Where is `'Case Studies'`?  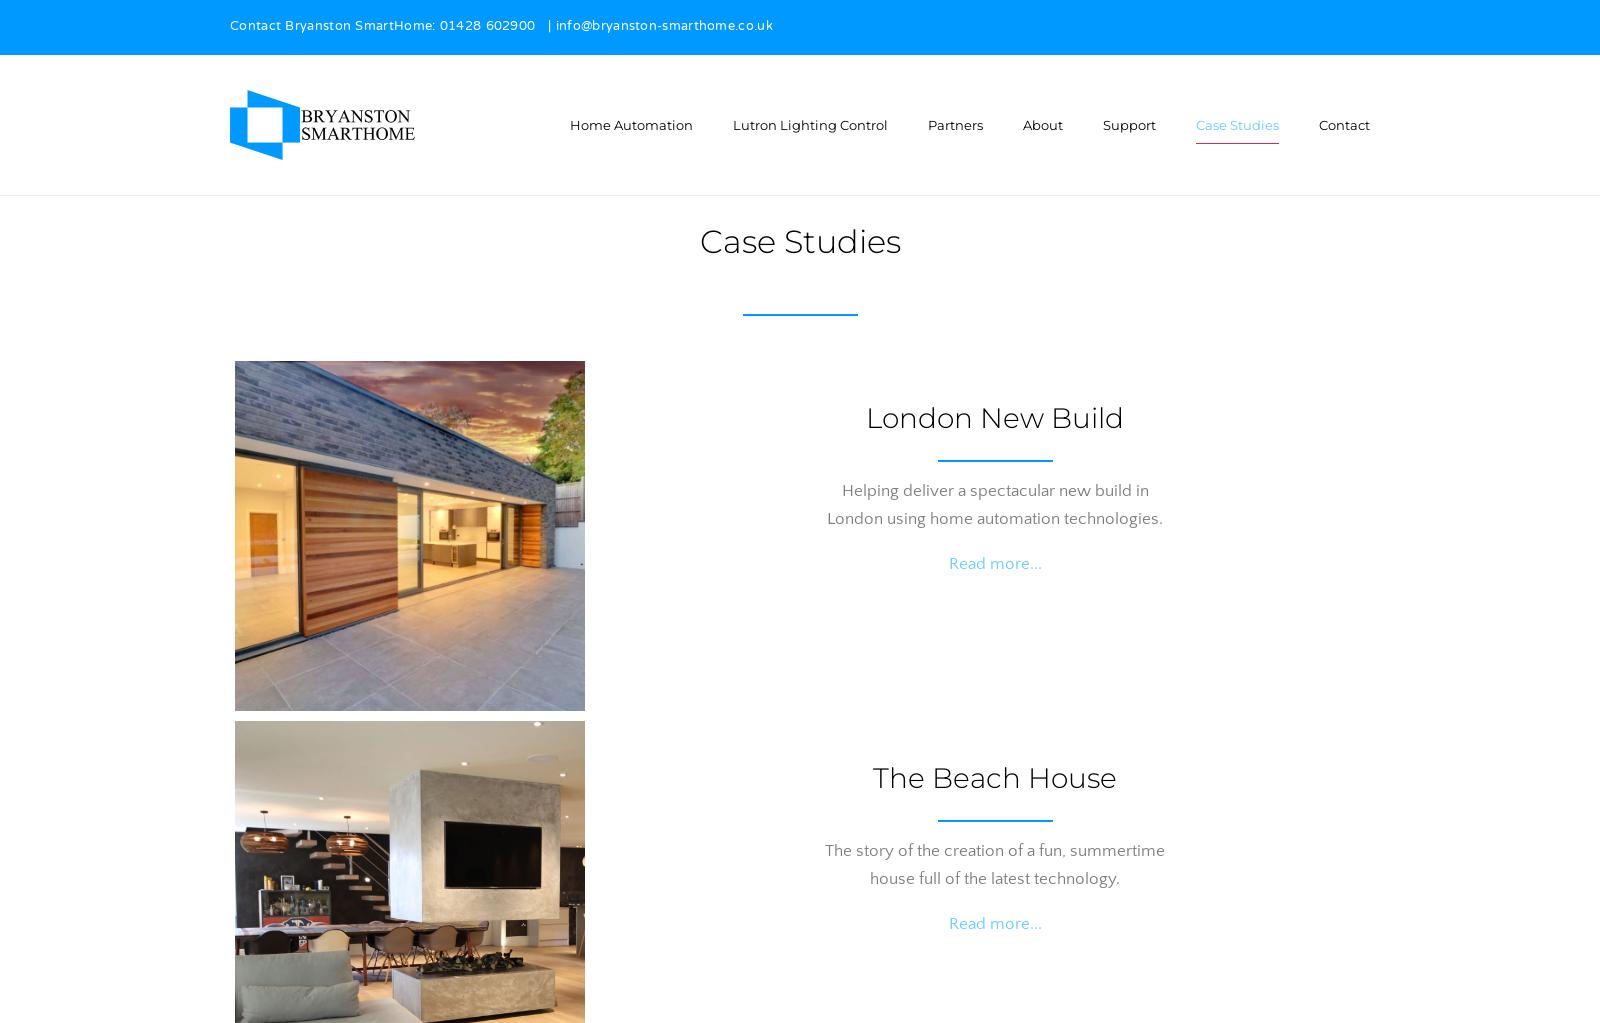 'Case Studies' is located at coordinates (799, 241).